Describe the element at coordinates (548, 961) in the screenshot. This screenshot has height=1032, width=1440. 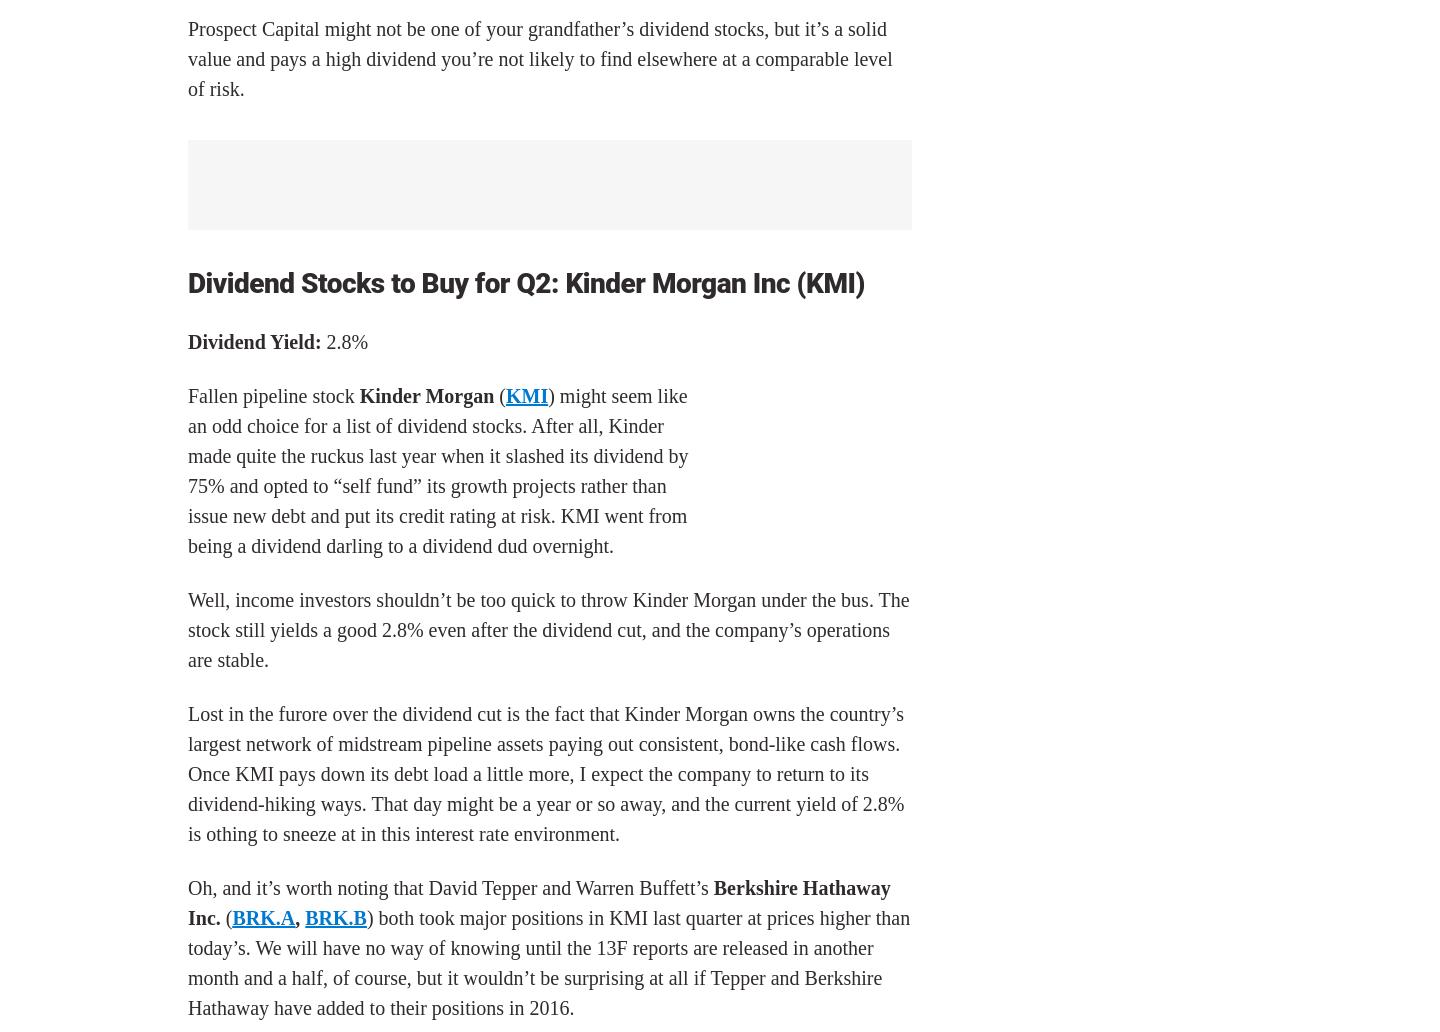
I see `') both took major positions in KMI last quarter at prices higher than today’s. We will have no way of knowing until the 13F reports are released in another month and a half, of course, but it wouldn’t be surprising at all if Tepper and Berkshire Hathaway have added to their positions in 2016.'` at that location.